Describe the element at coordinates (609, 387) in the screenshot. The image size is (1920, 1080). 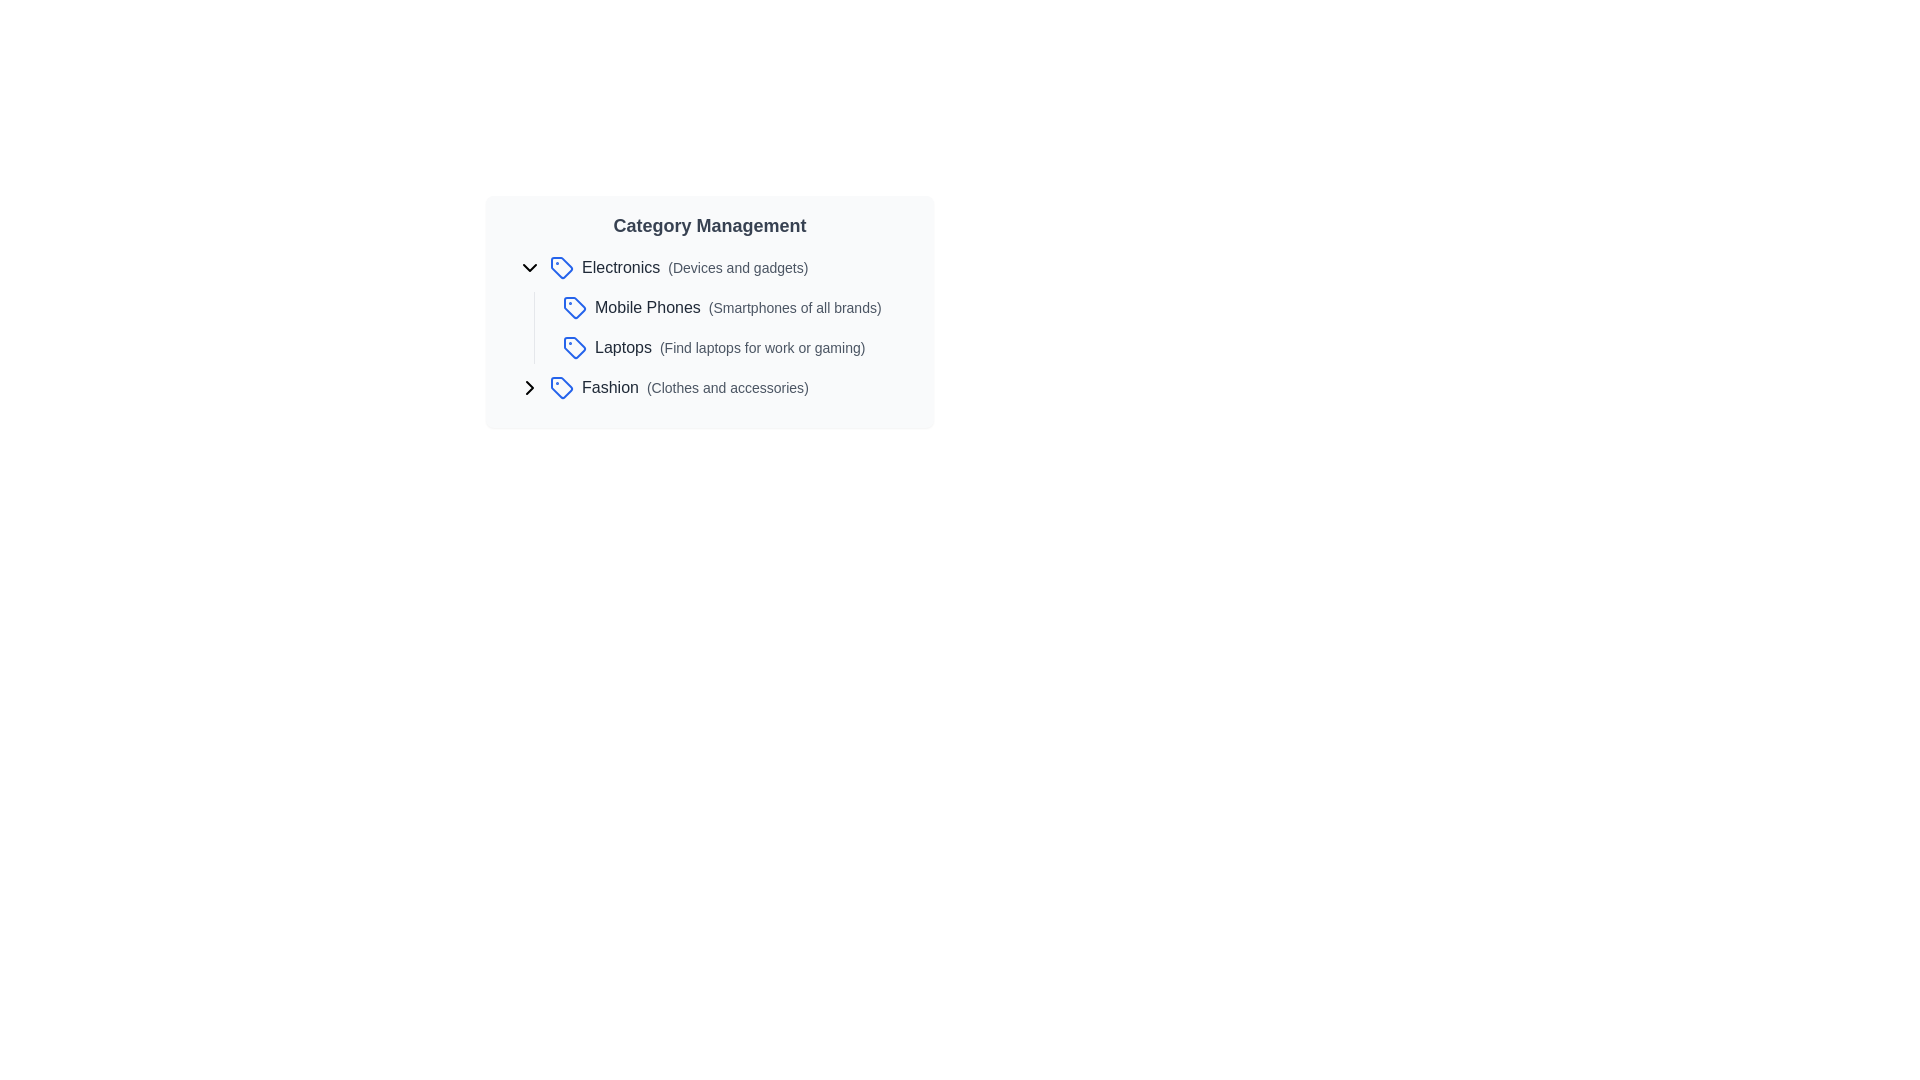
I see `the 'Fashion' category label, which serves as an indicator for the current category within a list of categories` at that location.